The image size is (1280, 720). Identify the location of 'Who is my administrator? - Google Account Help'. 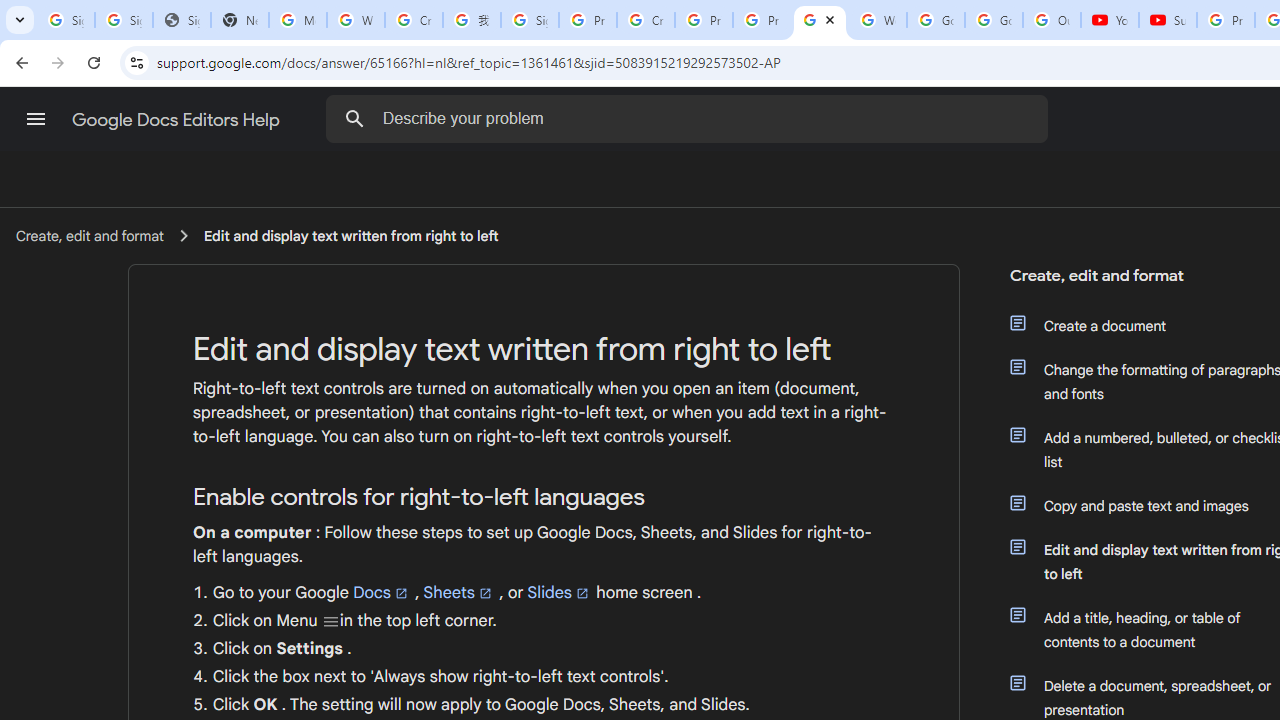
(355, 20).